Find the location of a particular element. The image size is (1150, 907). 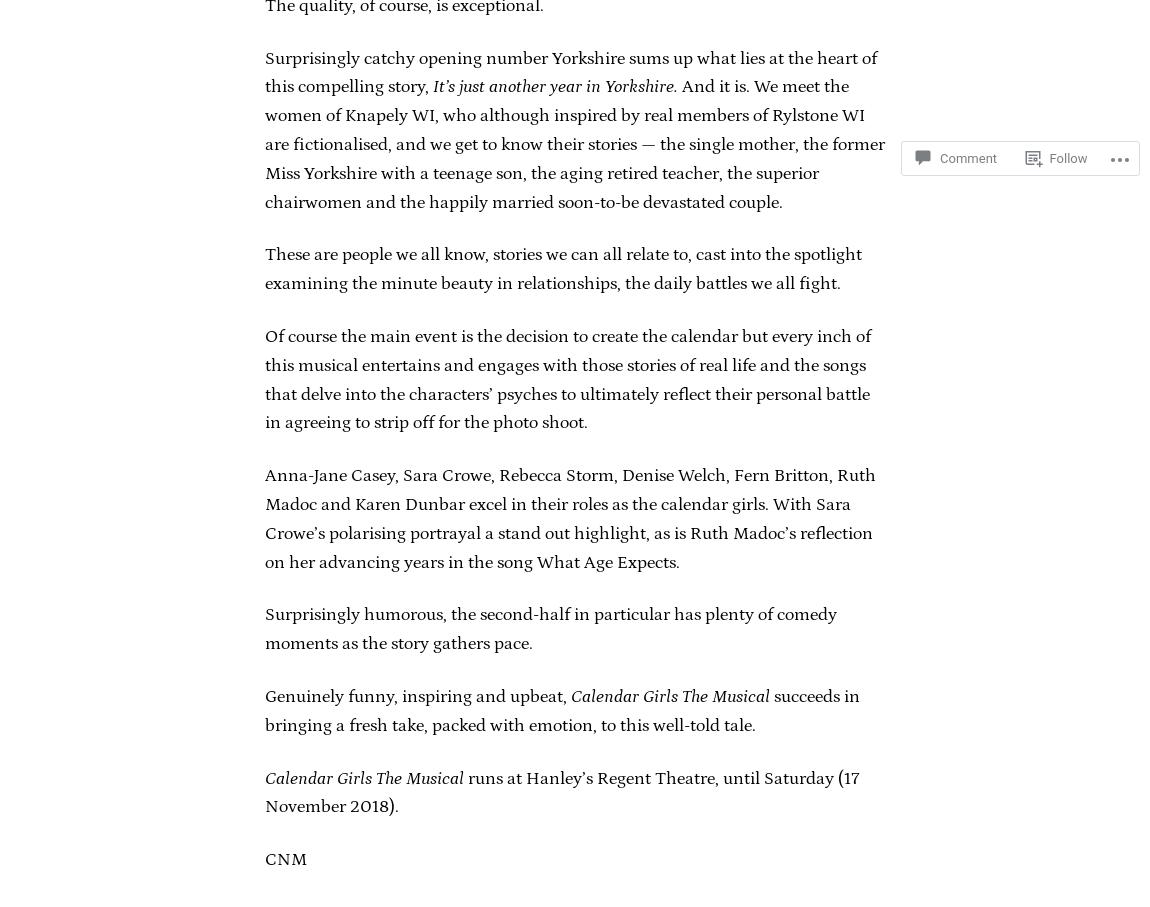

'succeeds in bringing a fresh take, packed with emotion, to this well-told tale.' is located at coordinates (263, 710).